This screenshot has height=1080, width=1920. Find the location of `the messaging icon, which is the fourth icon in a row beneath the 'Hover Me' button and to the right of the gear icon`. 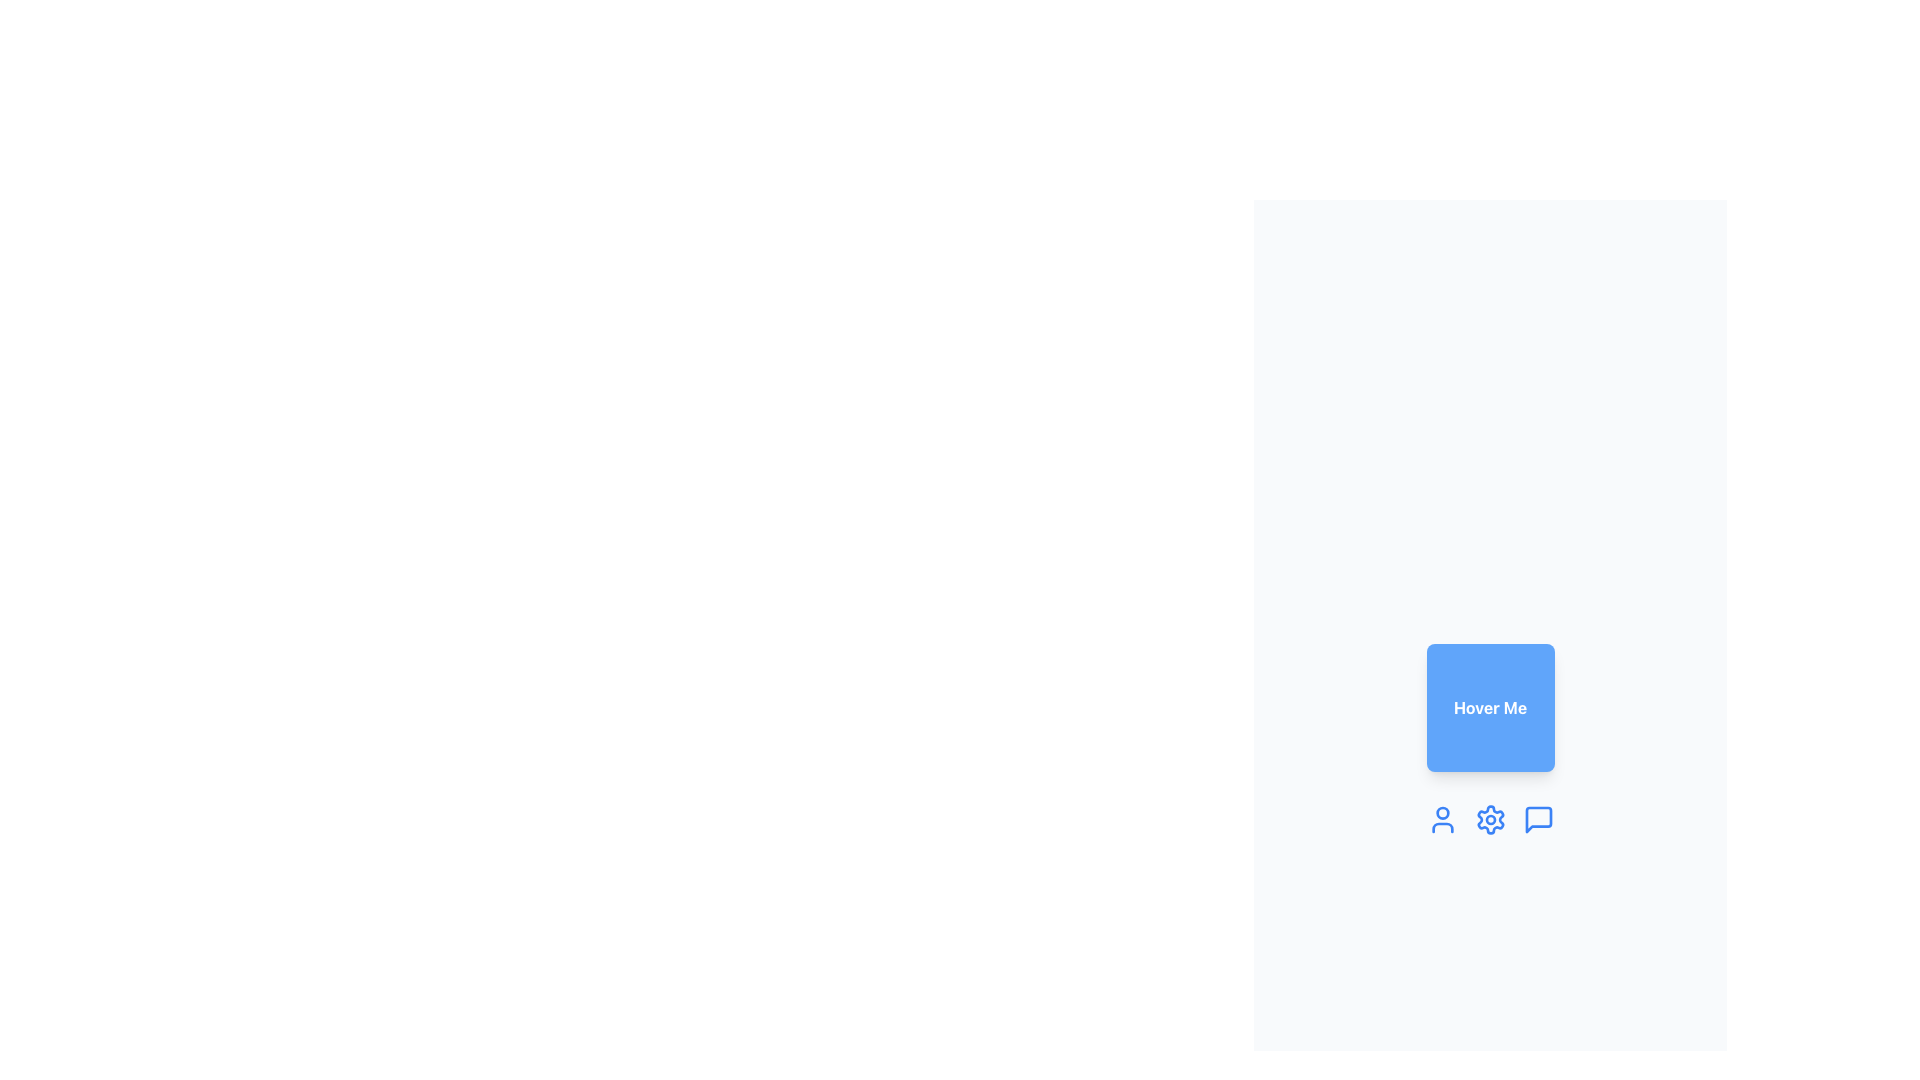

the messaging icon, which is the fourth icon in a row beneath the 'Hover Me' button and to the right of the gear icon is located at coordinates (1537, 820).